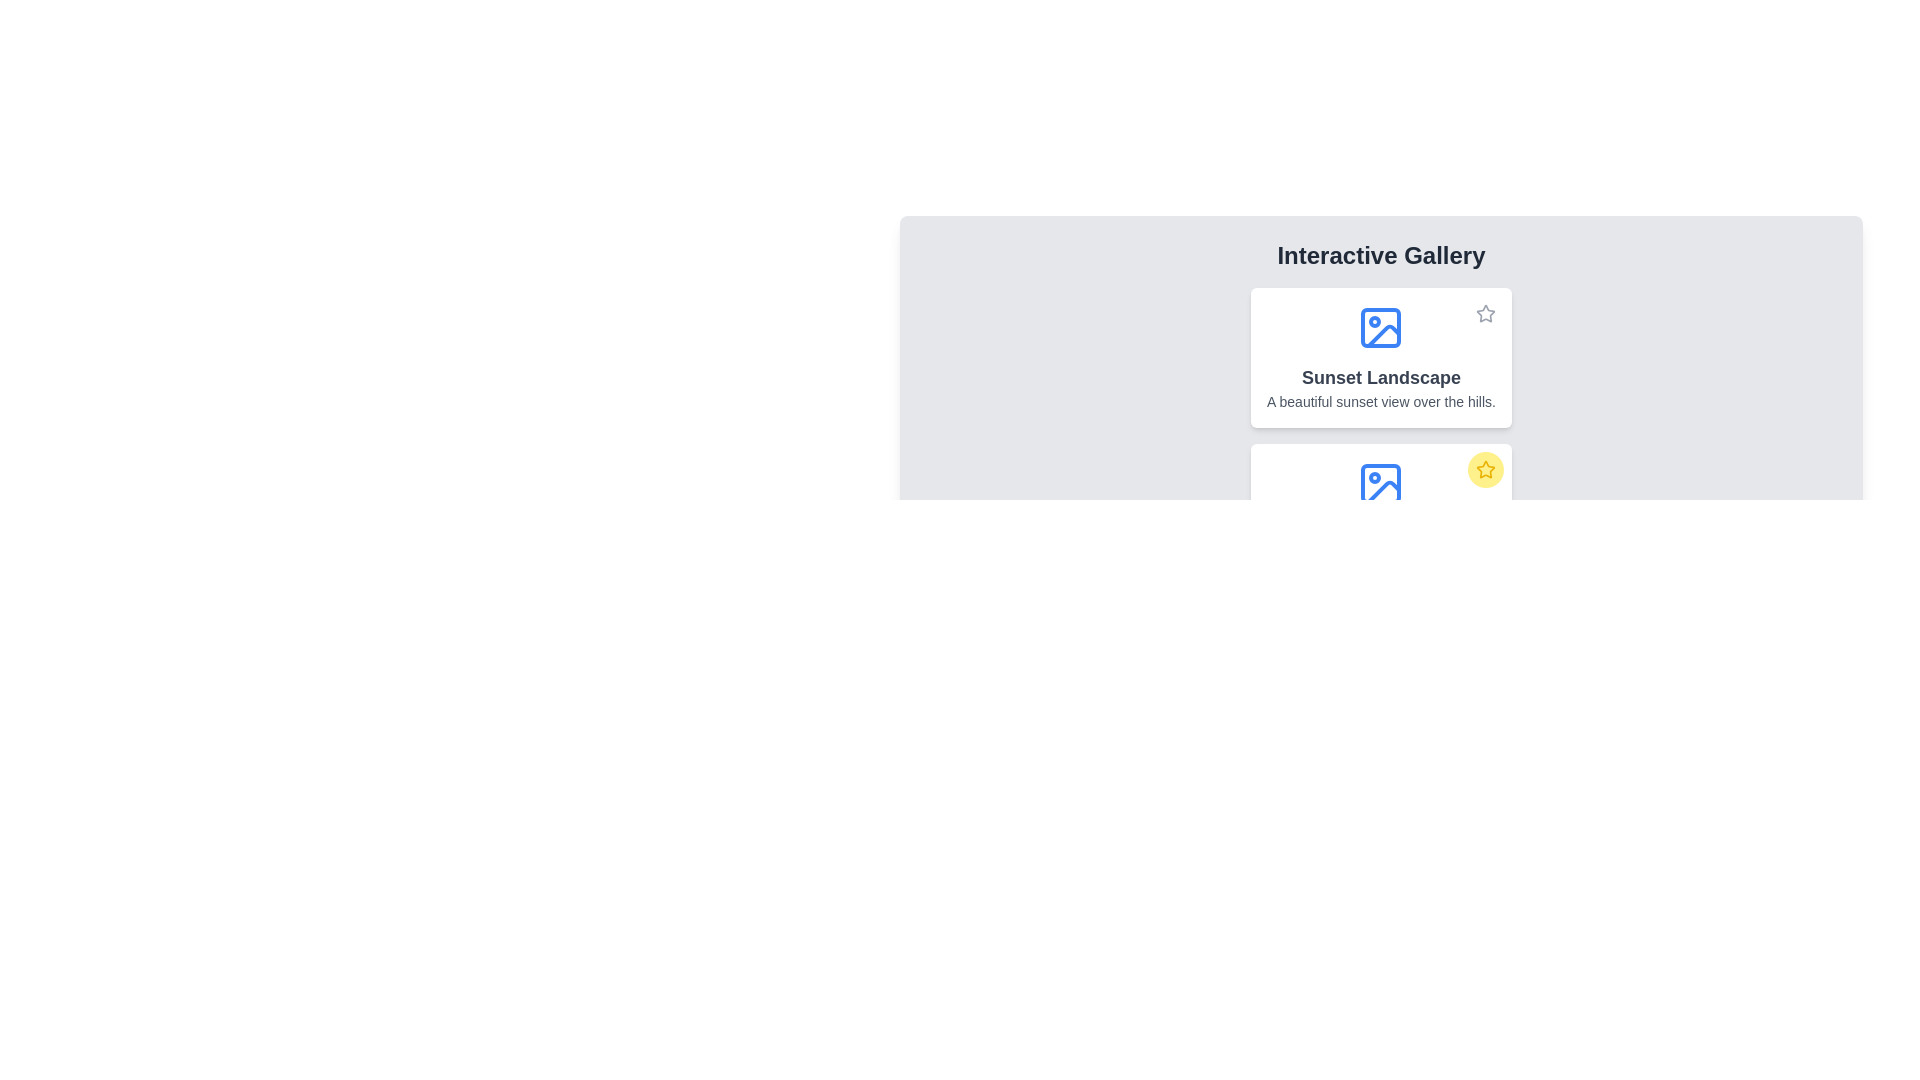 Image resolution: width=1920 pixels, height=1080 pixels. Describe the element at coordinates (1485, 313) in the screenshot. I see `the star icon located in the lower-right corner of the interface below the 'Sunset Landscape' card` at that location.